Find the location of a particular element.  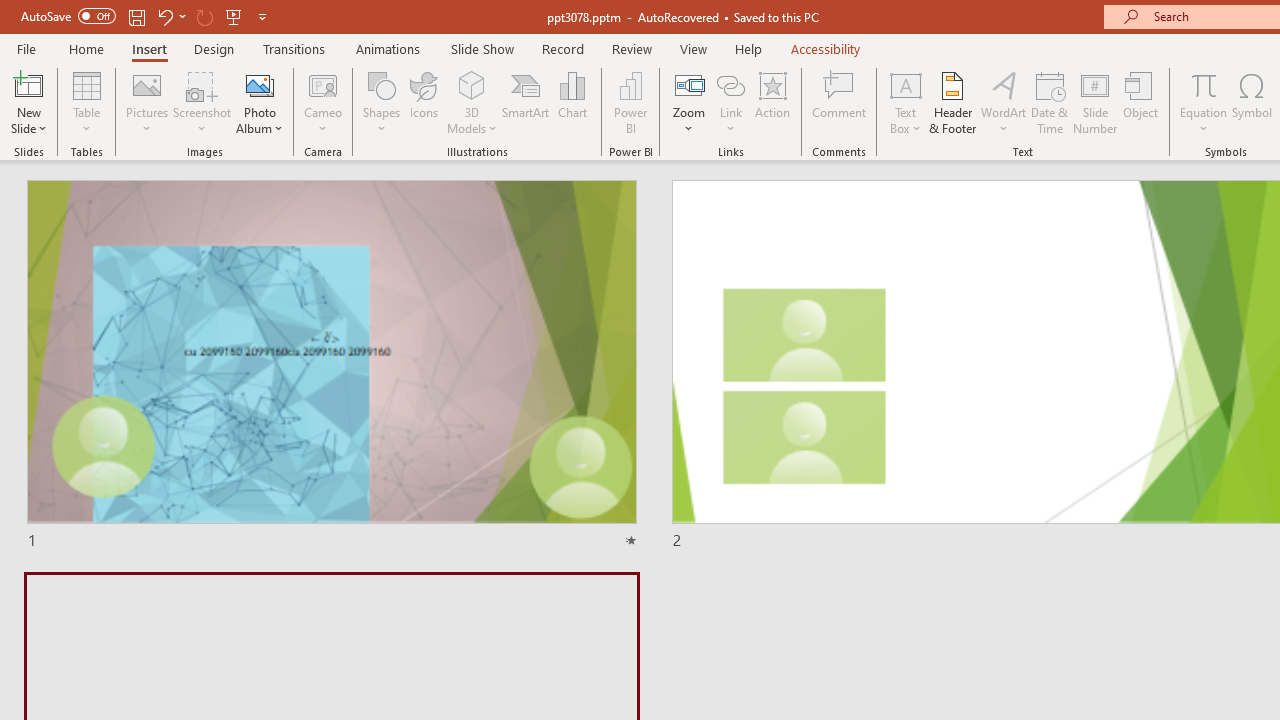

'3D Models' is located at coordinates (471, 103).